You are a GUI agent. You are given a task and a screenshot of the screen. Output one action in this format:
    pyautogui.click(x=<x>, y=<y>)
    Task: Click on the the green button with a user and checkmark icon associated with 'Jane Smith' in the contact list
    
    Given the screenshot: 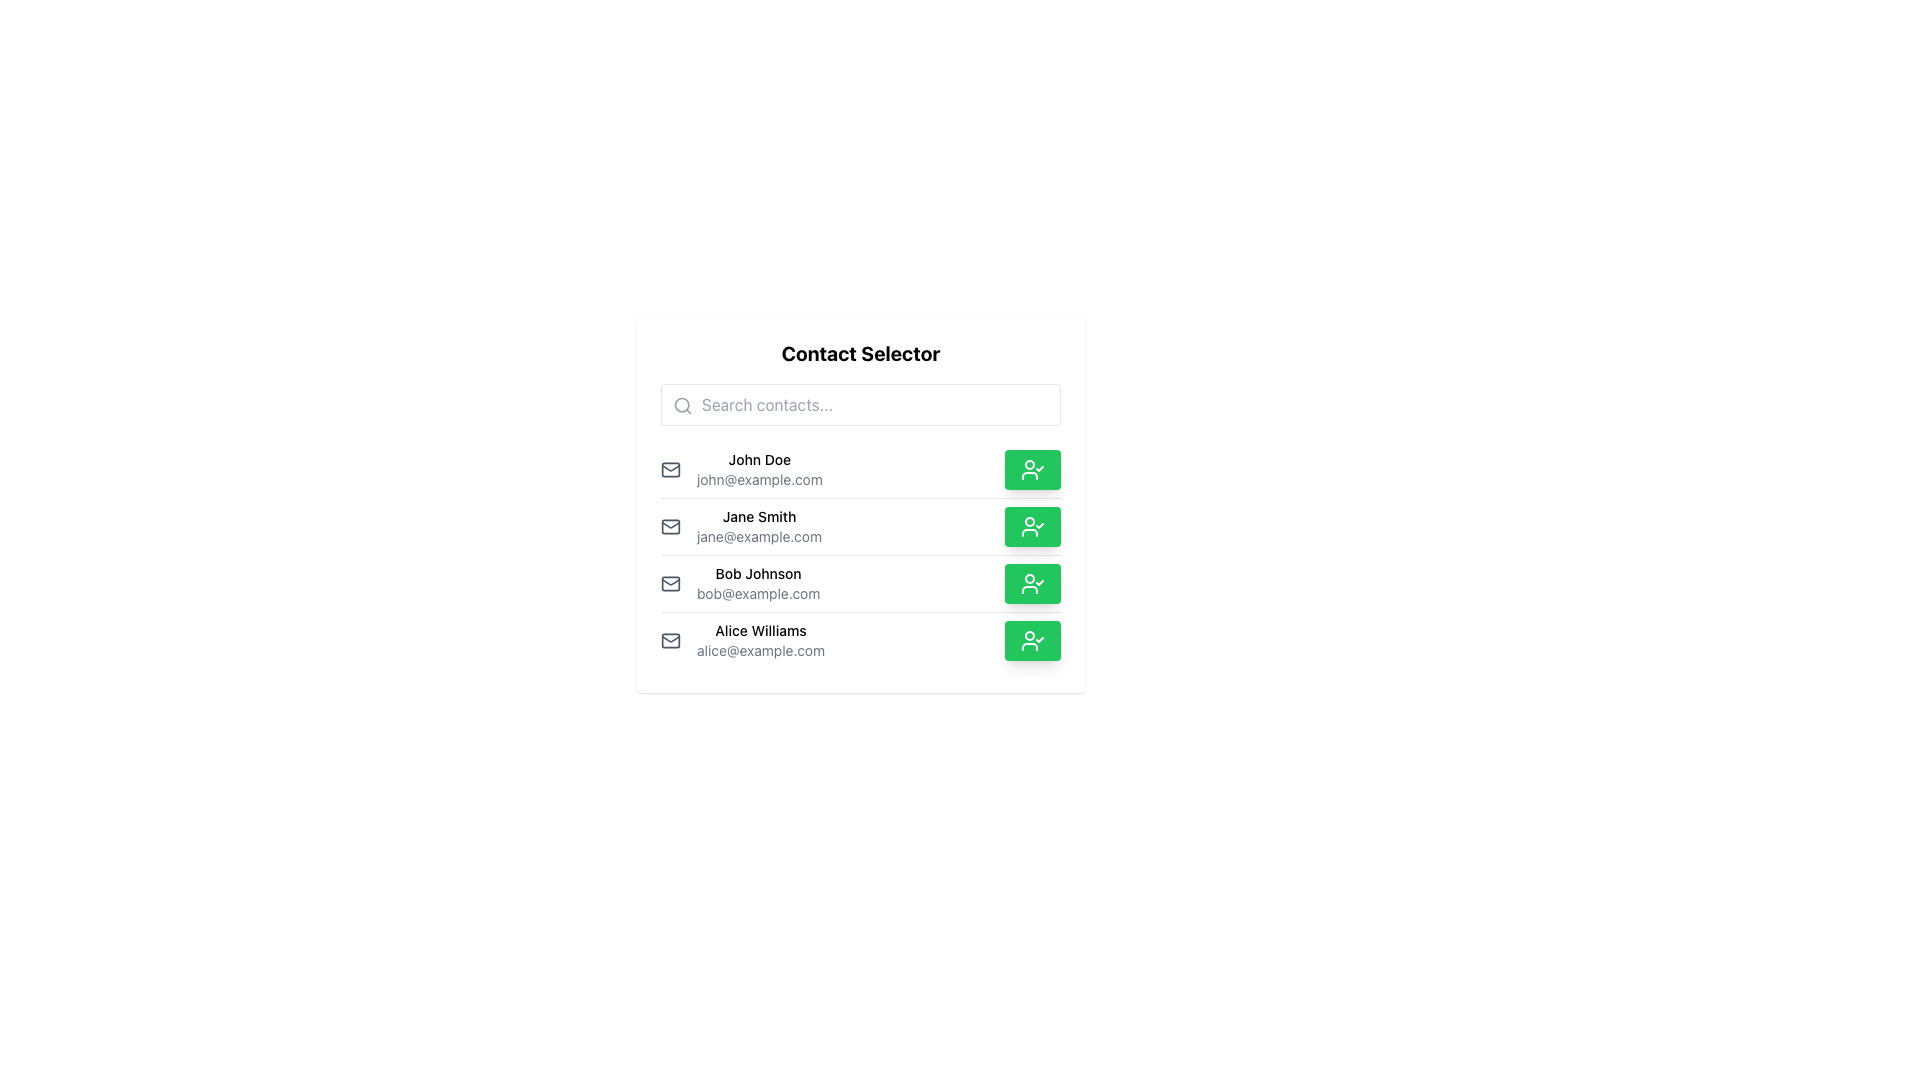 What is the action you would take?
    pyautogui.click(x=1032, y=526)
    